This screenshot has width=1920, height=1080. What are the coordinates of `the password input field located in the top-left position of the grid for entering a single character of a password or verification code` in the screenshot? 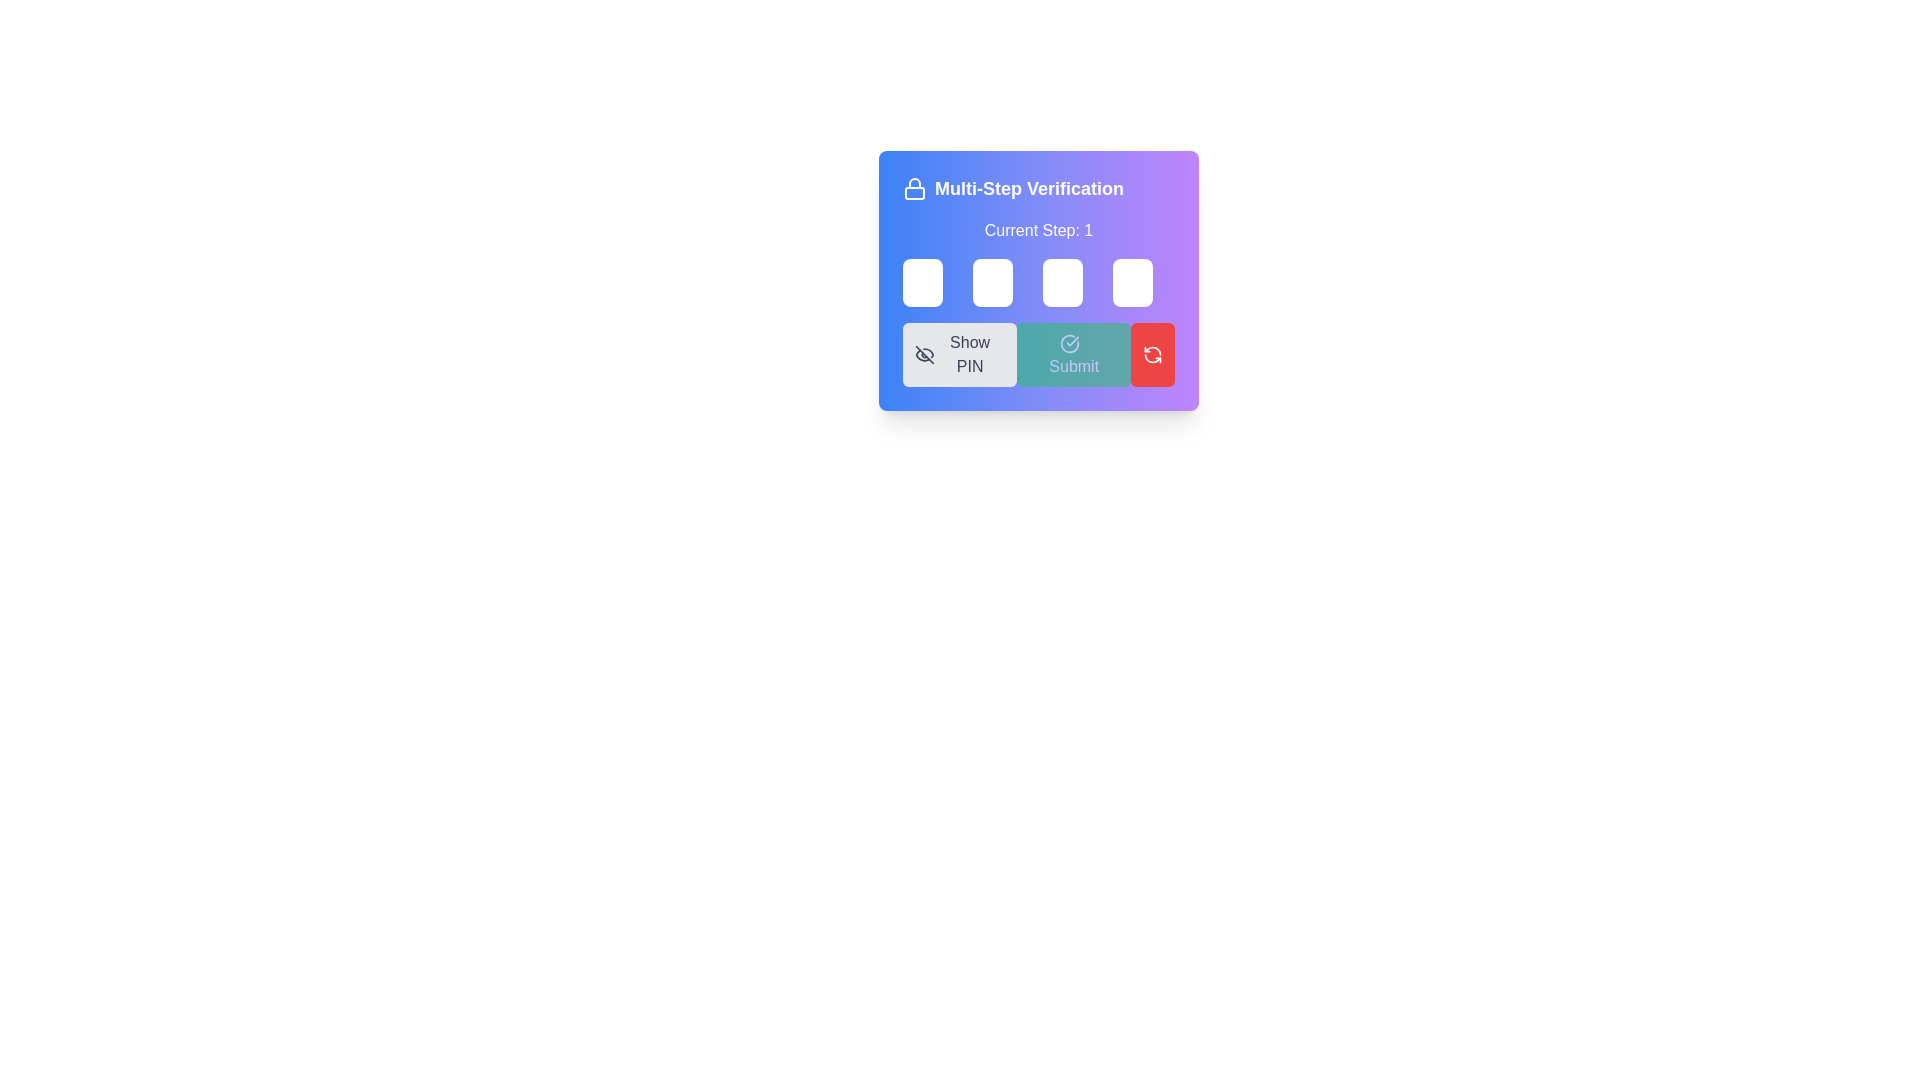 It's located at (921, 282).